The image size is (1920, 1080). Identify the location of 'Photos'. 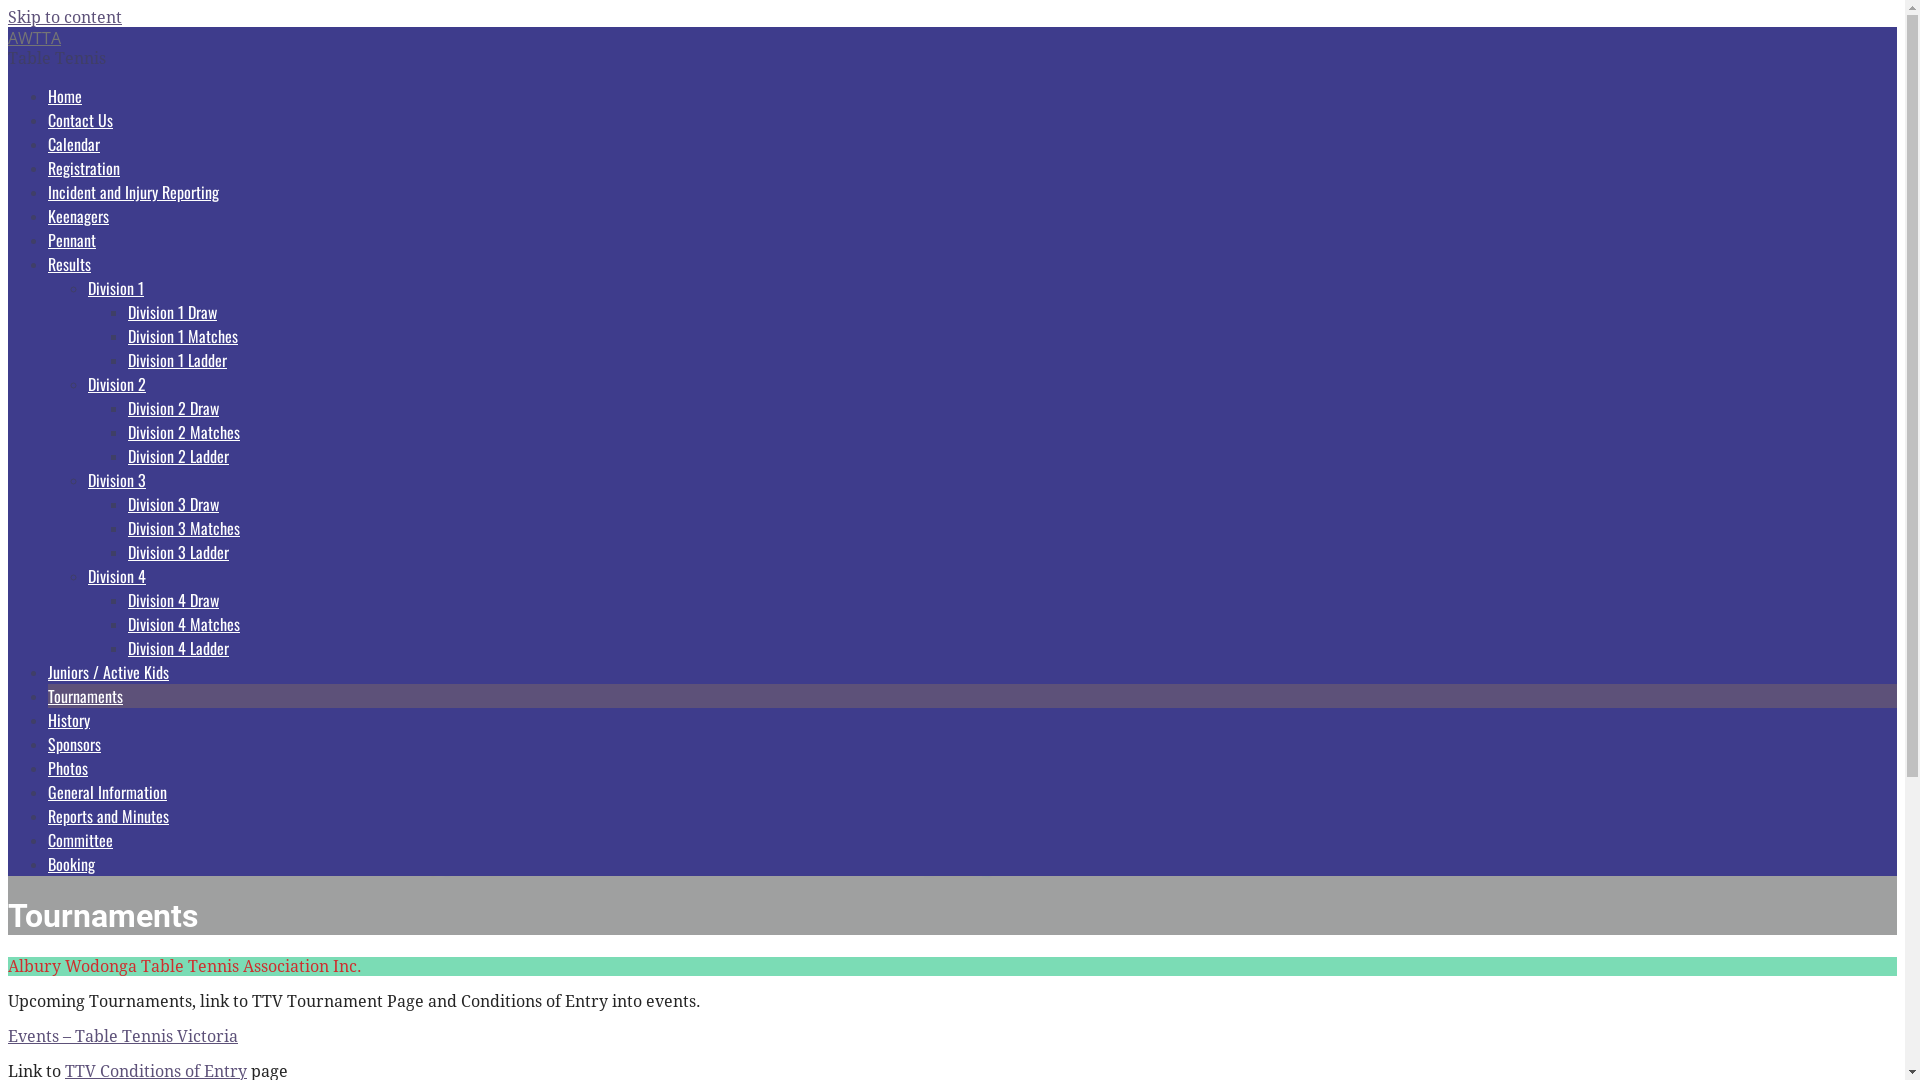
(67, 766).